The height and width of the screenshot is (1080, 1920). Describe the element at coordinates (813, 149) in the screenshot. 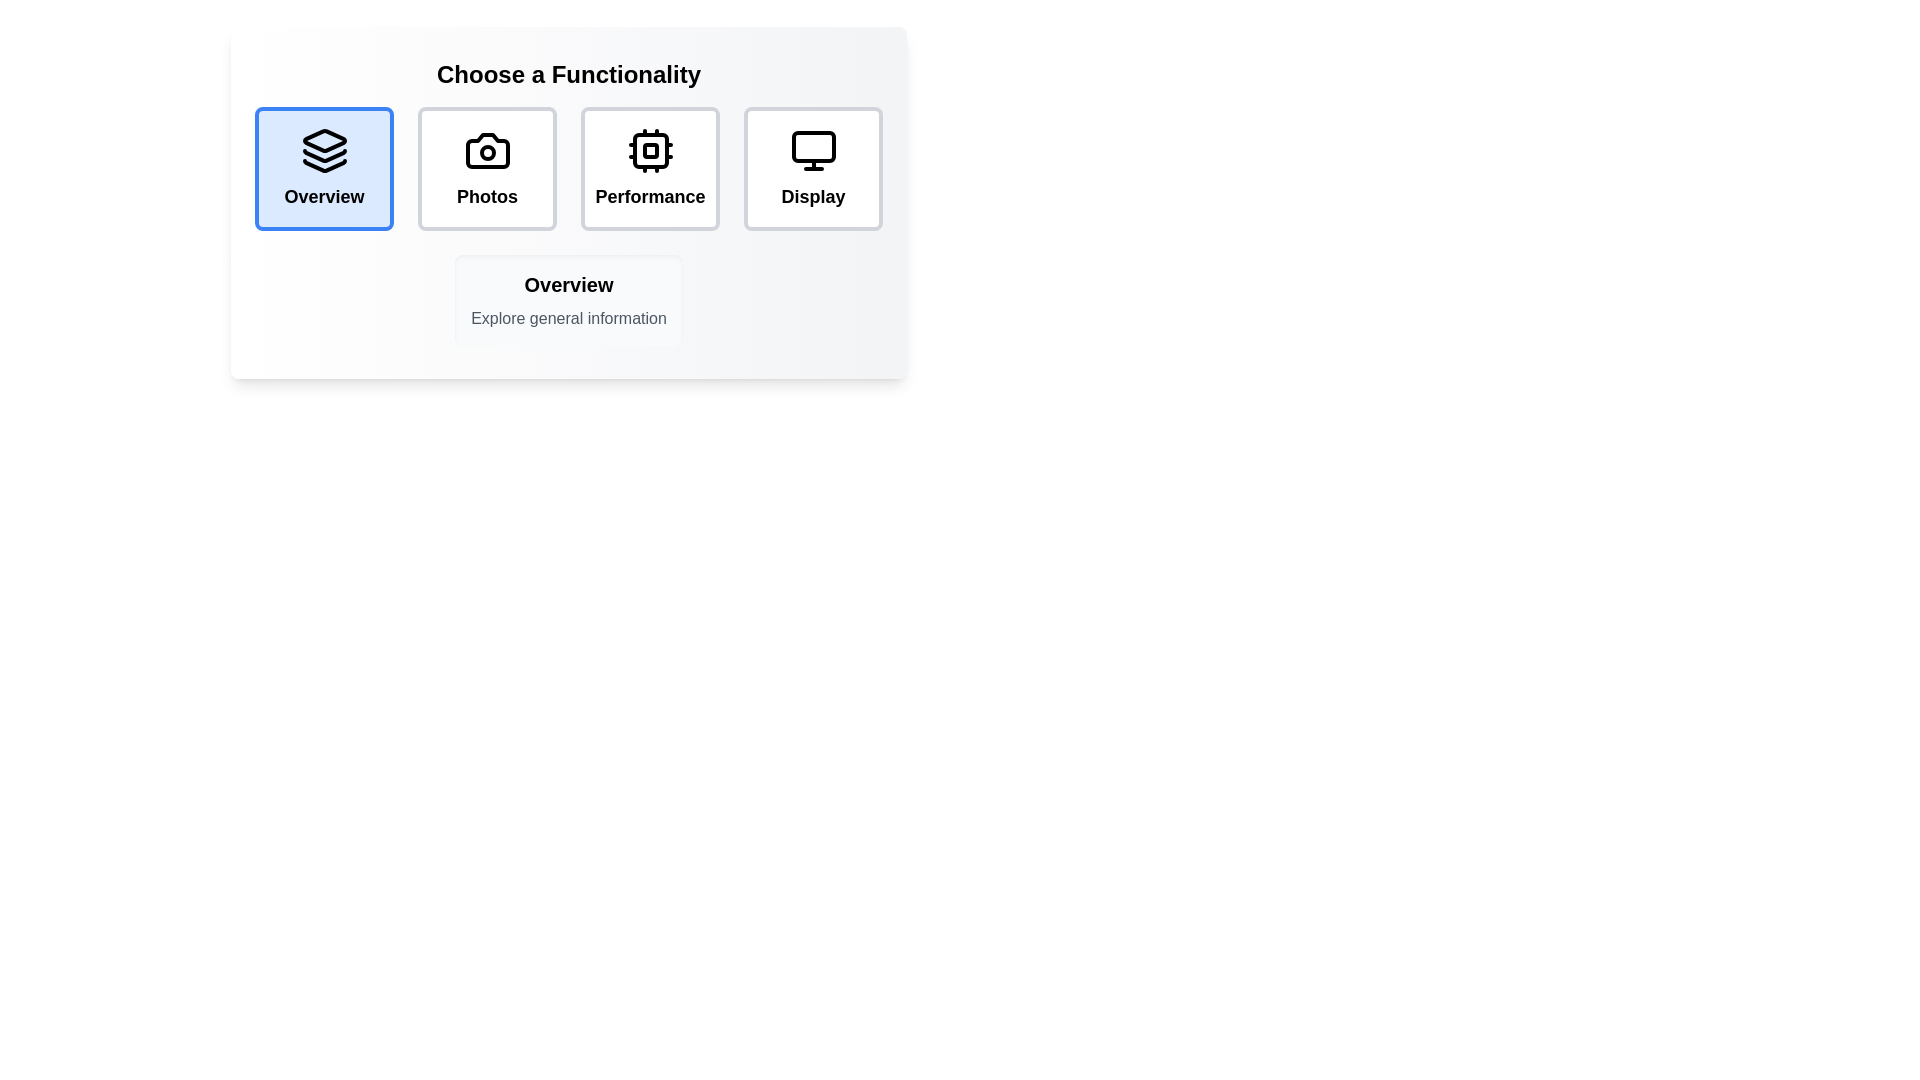

I see `the display icon located centrally within the third item of the horizontally aligned group of four elements under the 'Display' label` at that location.